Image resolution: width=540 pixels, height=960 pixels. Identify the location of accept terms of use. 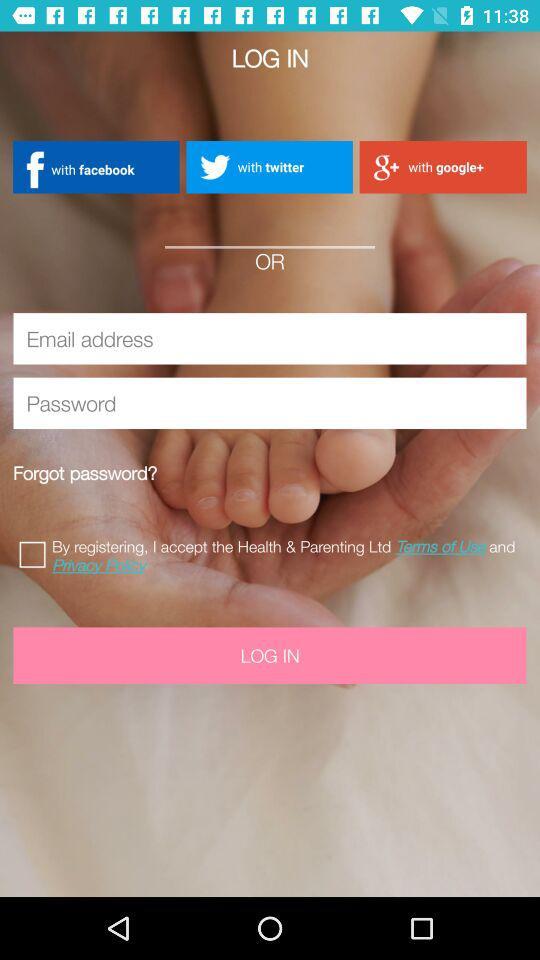
(36, 552).